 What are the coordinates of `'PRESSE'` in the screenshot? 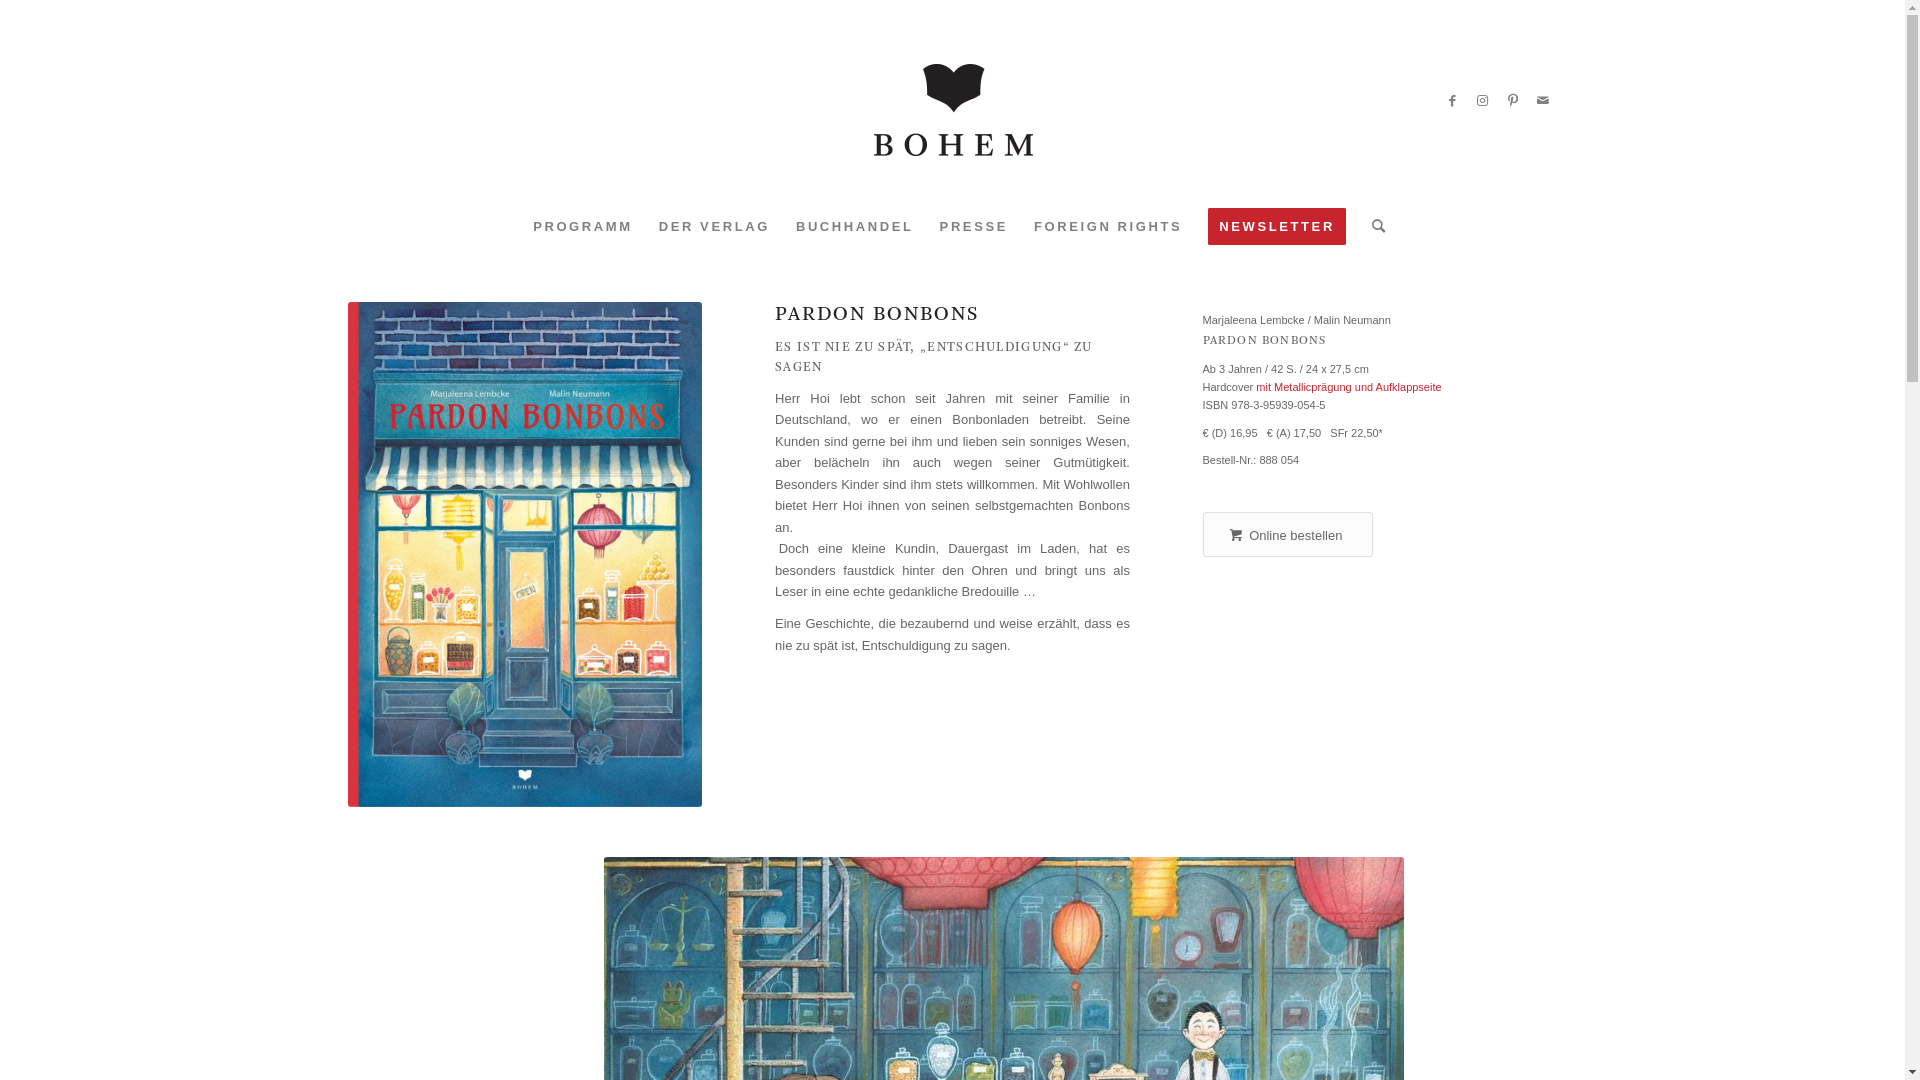 It's located at (974, 226).